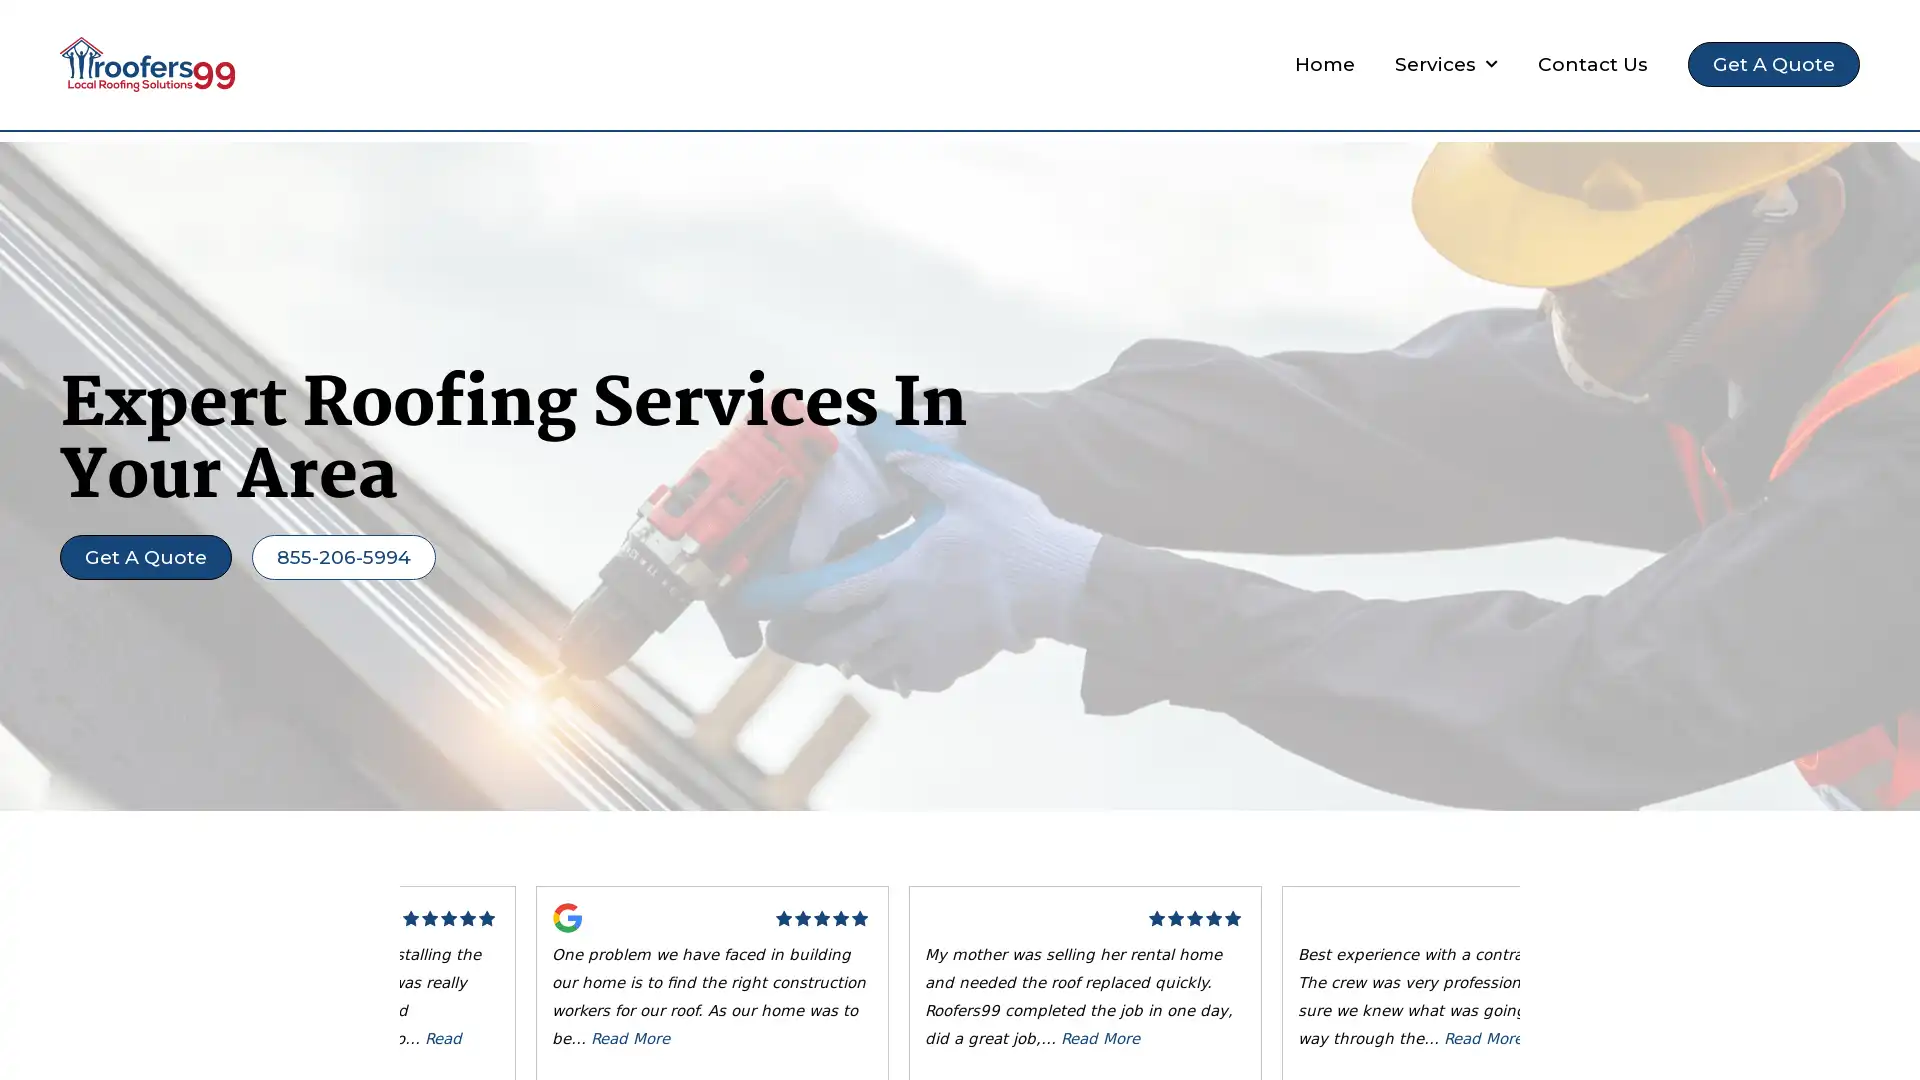  Describe the element at coordinates (144, 557) in the screenshot. I see `Get A Quote` at that location.